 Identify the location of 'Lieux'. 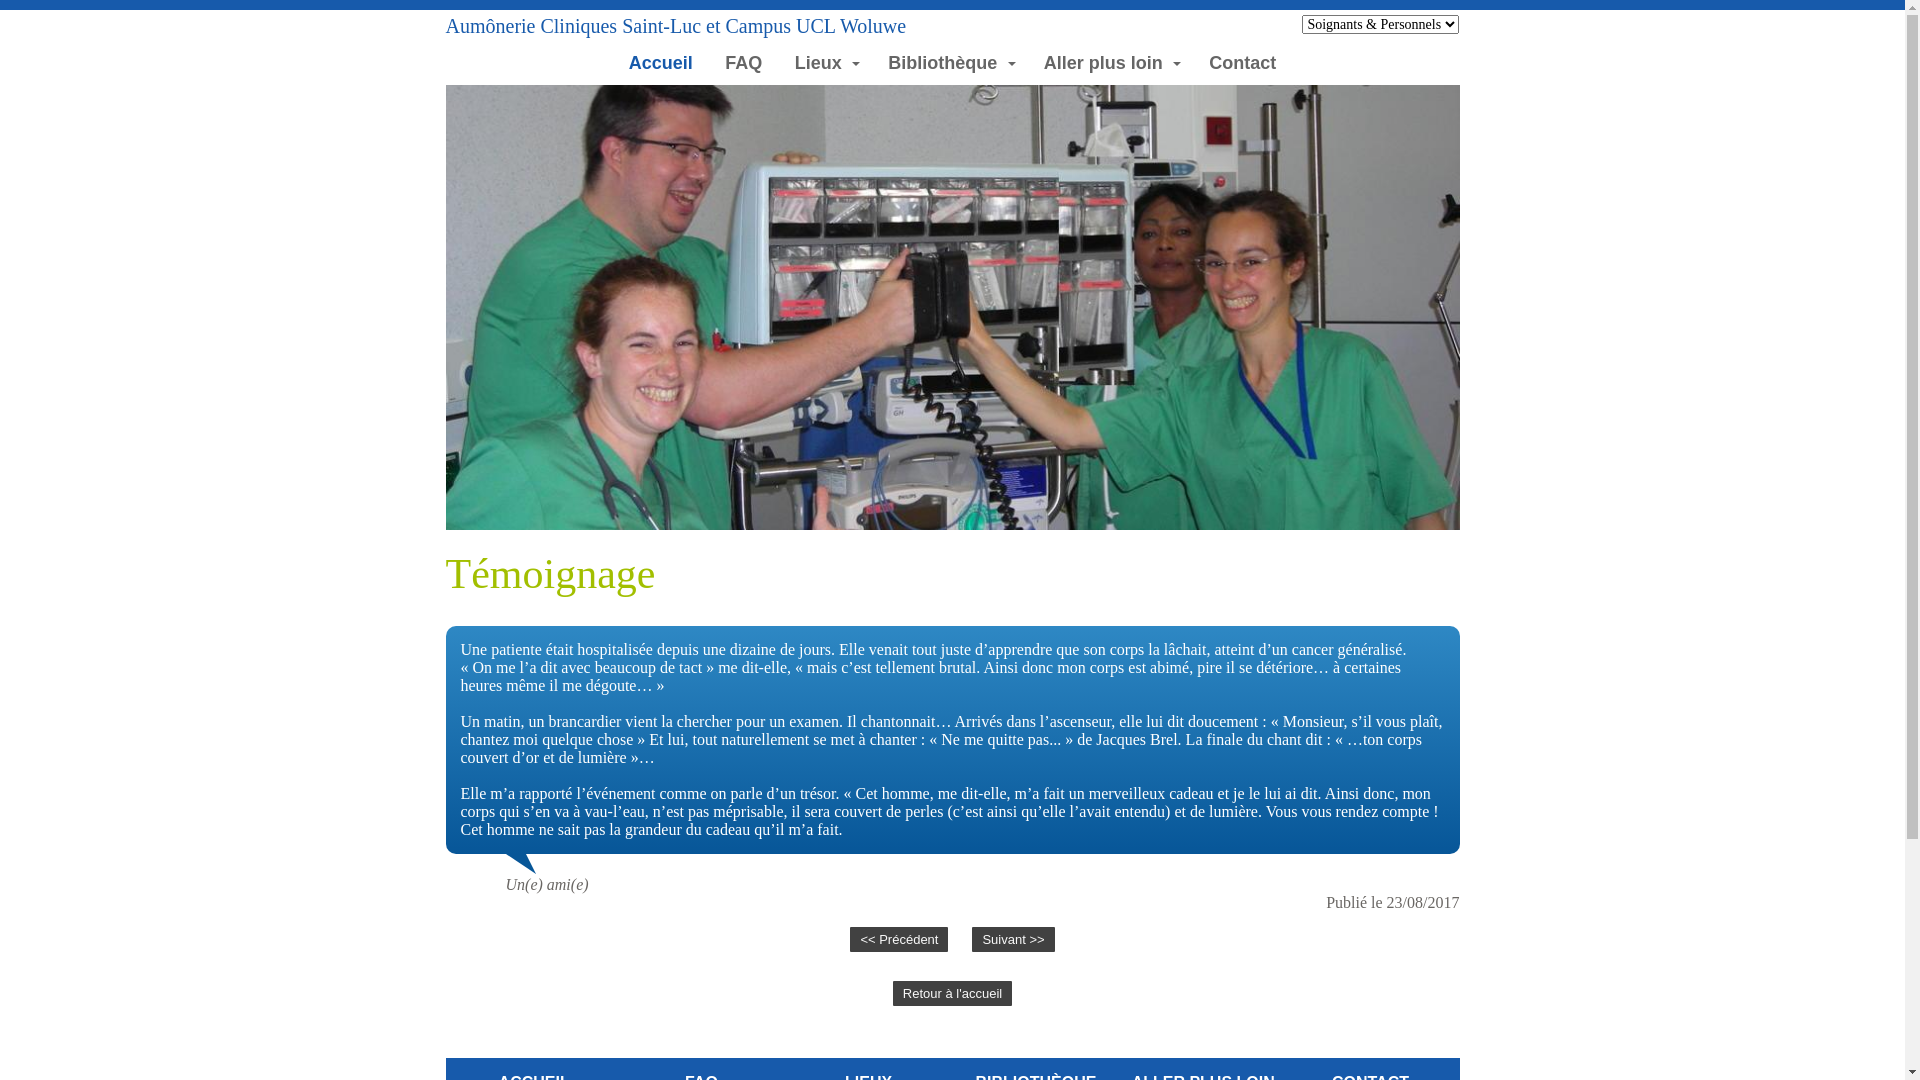
(825, 62).